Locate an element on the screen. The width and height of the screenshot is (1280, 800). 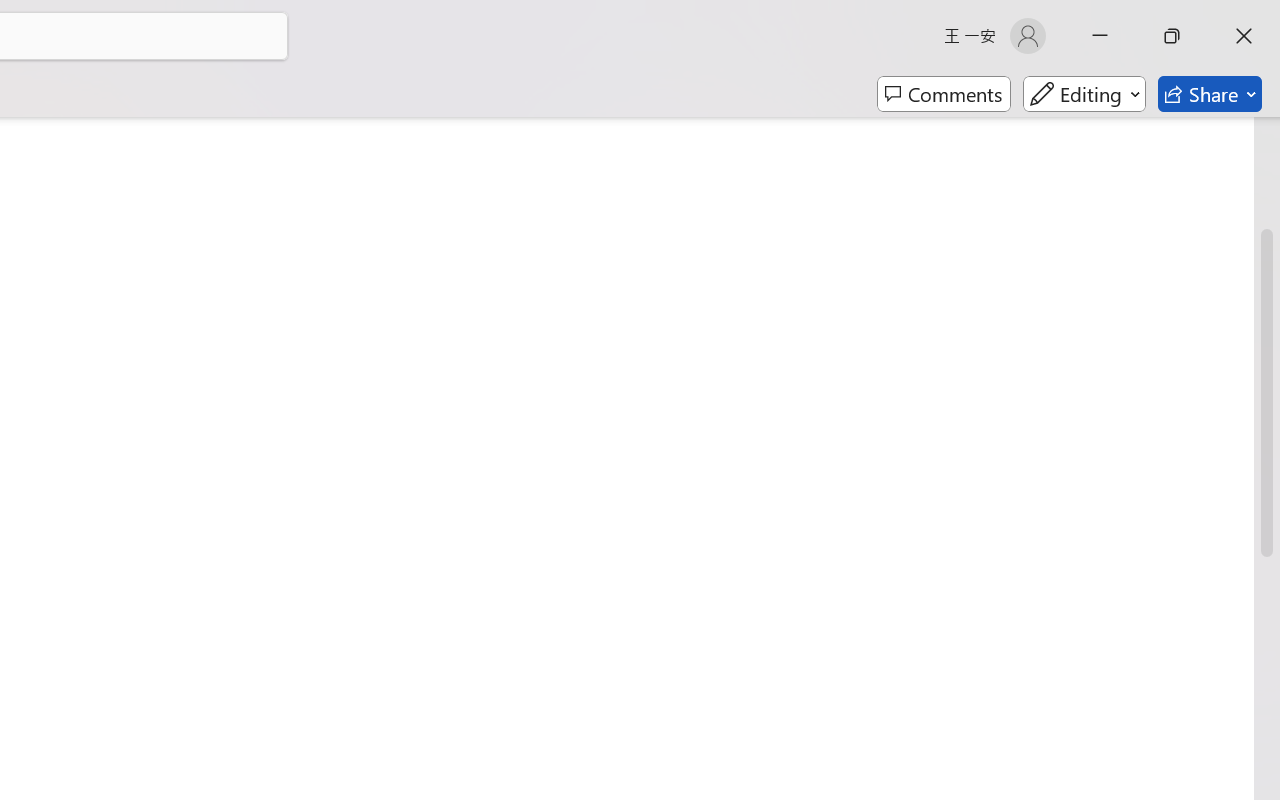
'Share' is located at coordinates (1209, 94).